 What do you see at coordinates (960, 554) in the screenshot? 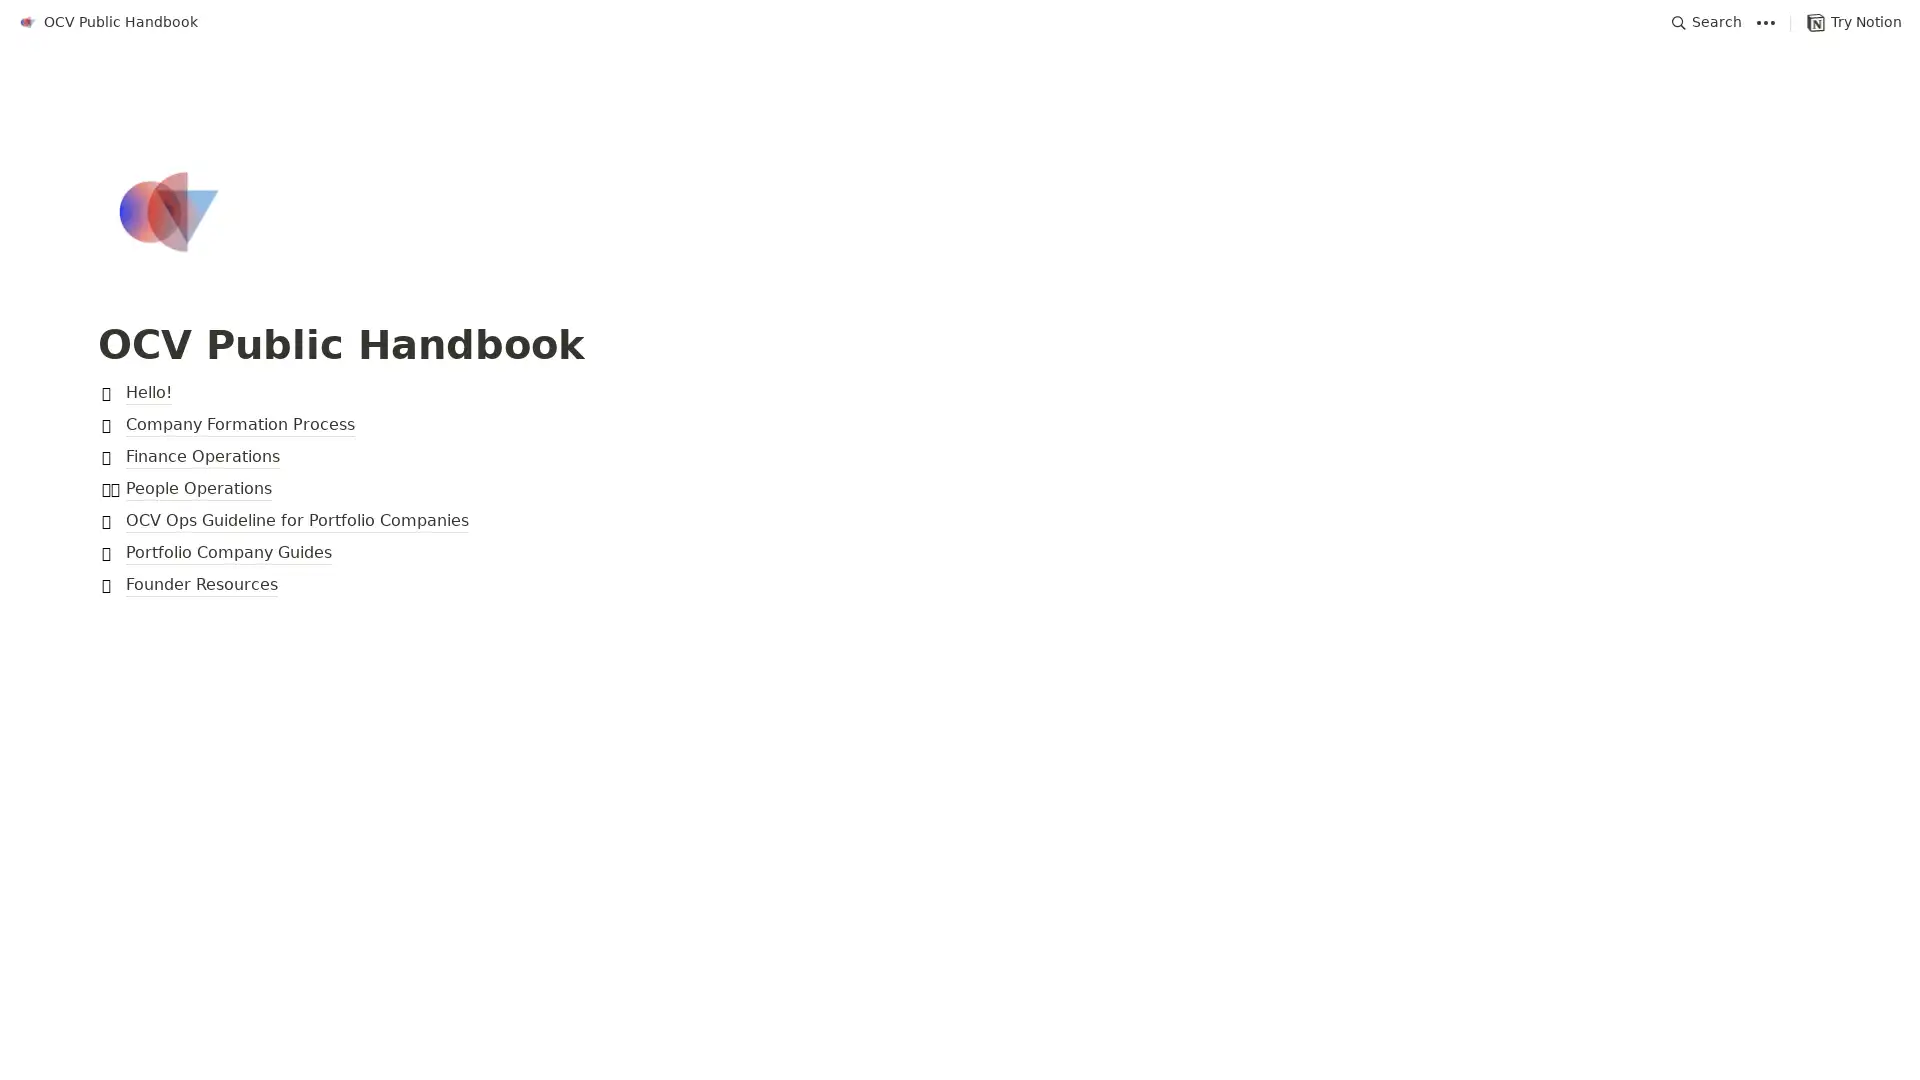
I see `Portfolio Company Guides` at bounding box center [960, 554].